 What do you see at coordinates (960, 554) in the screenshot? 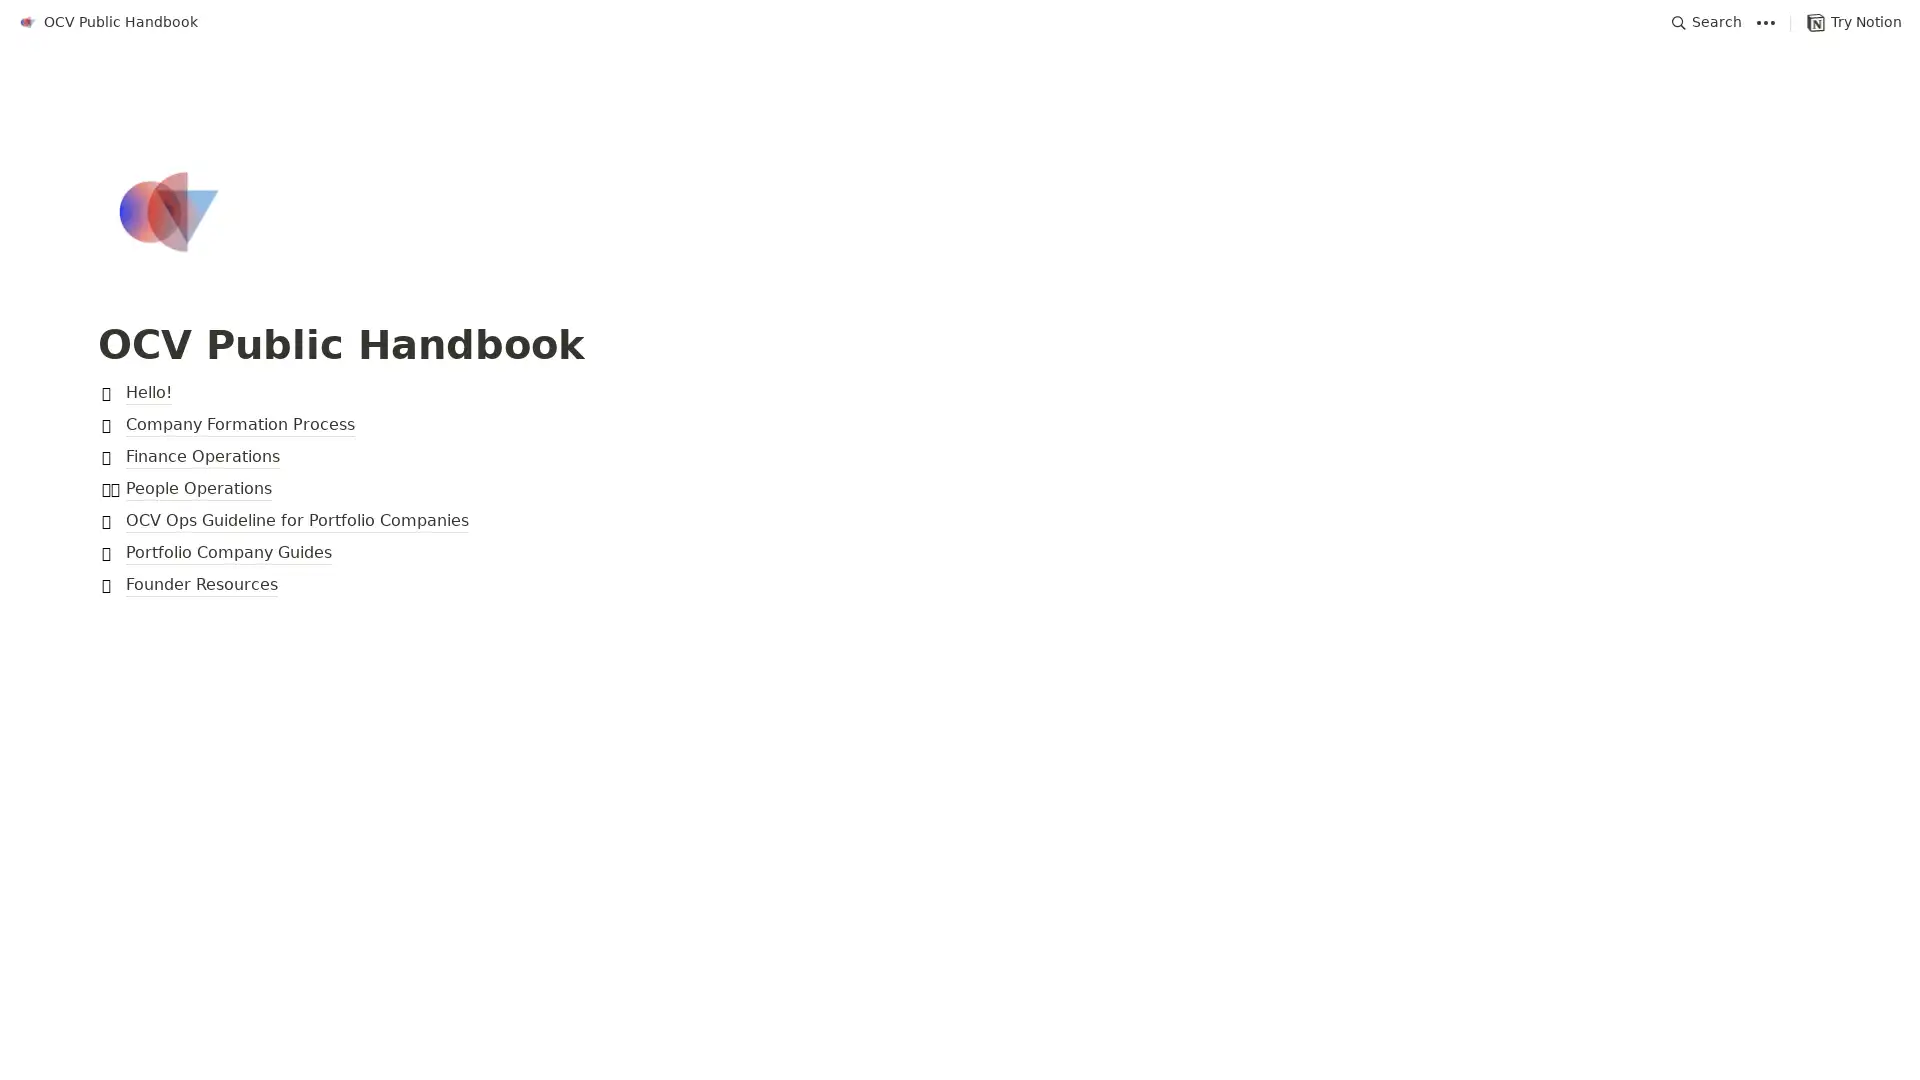
I see `Portfolio Company Guides` at bounding box center [960, 554].